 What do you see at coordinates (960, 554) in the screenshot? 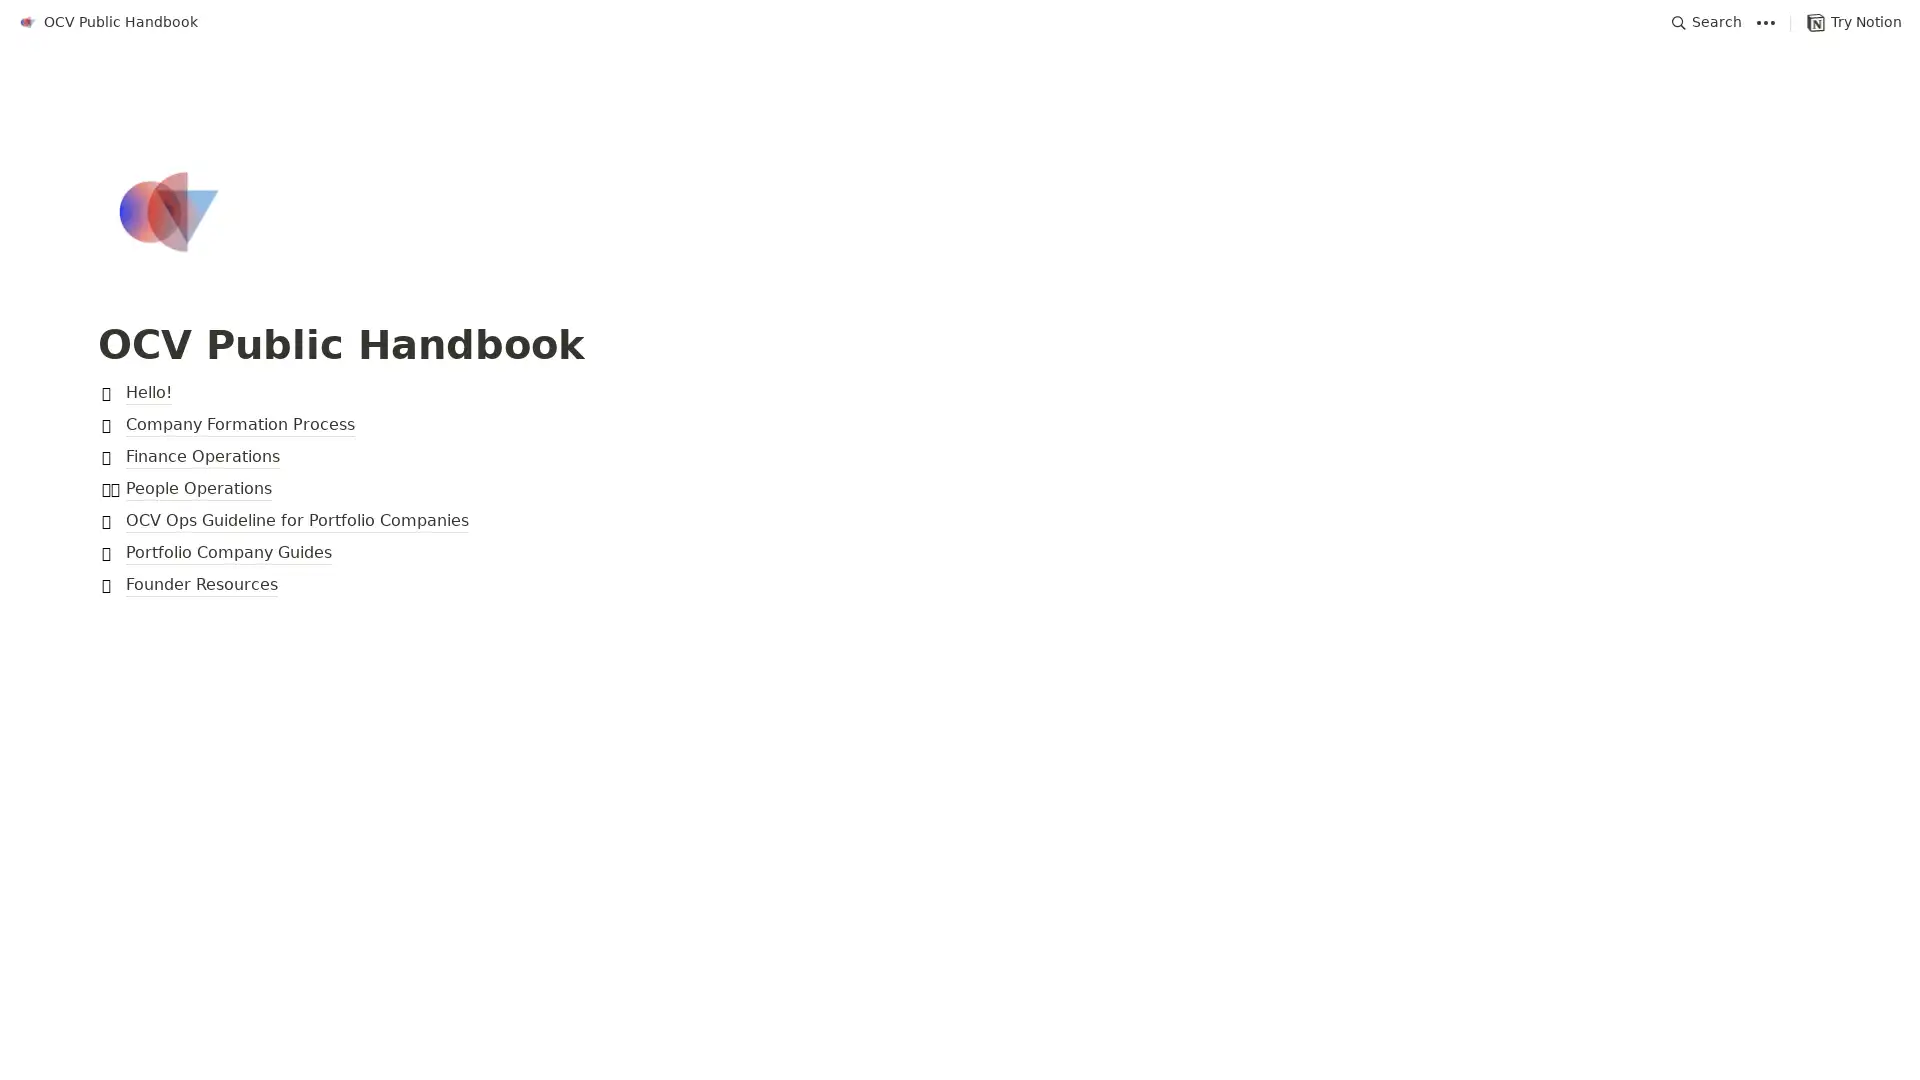
I see `Portfolio Company Guides` at bounding box center [960, 554].